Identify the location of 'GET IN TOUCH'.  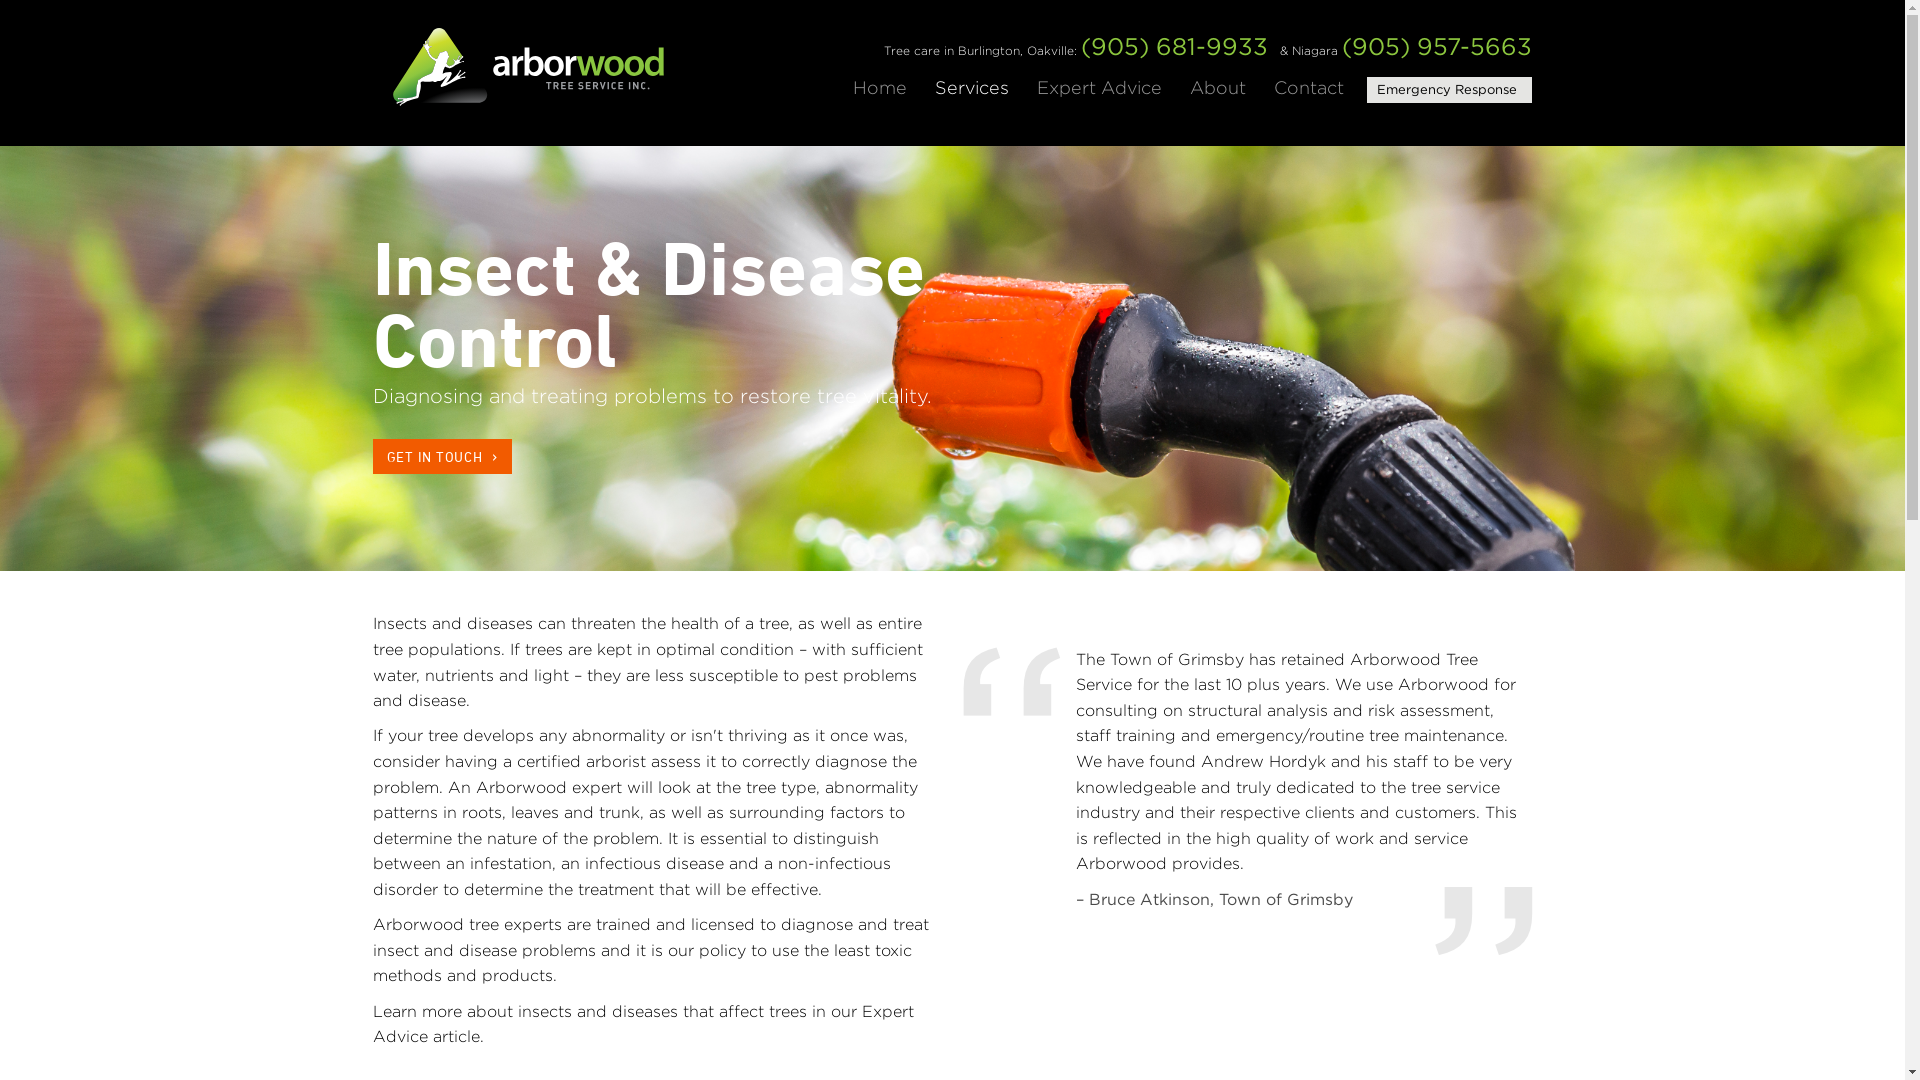
(372, 456).